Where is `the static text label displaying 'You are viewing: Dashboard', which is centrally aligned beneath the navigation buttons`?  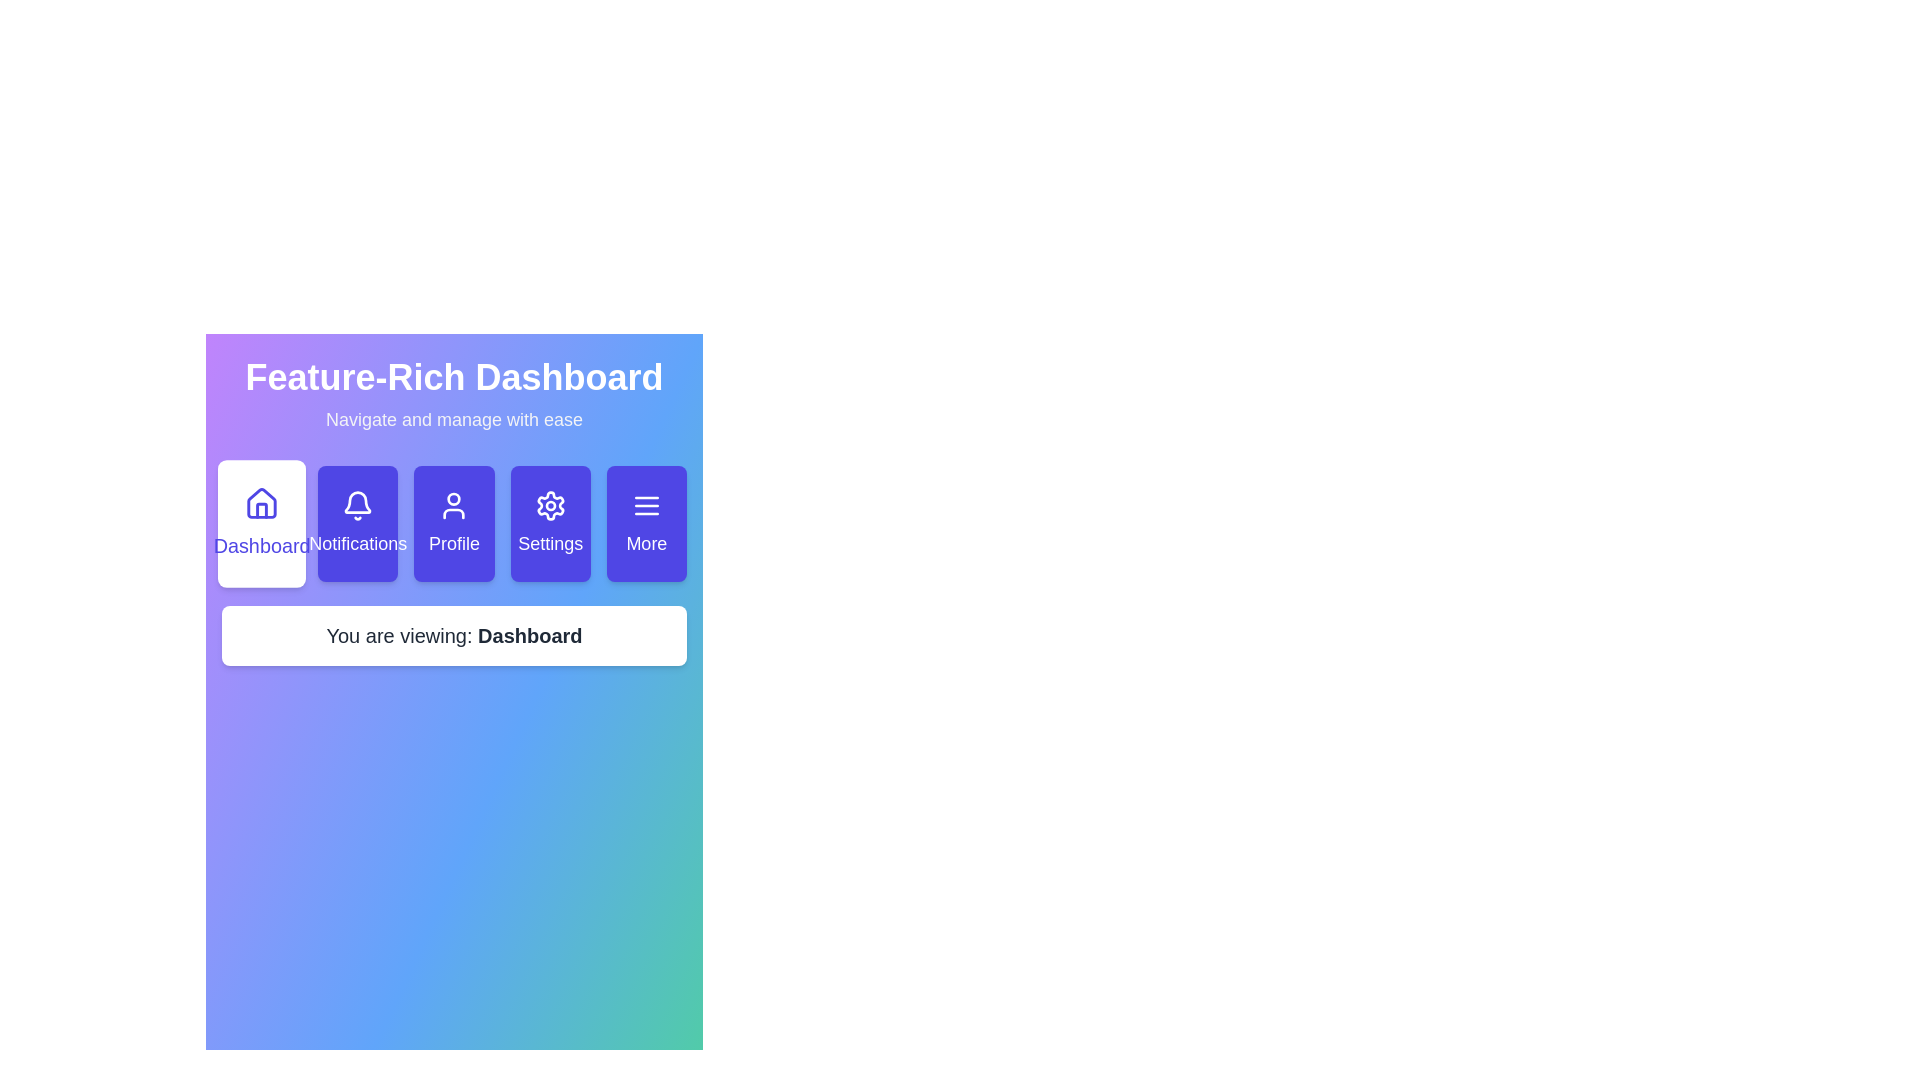
the static text label displaying 'You are viewing: Dashboard', which is centrally aligned beneath the navigation buttons is located at coordinates (453, 636).